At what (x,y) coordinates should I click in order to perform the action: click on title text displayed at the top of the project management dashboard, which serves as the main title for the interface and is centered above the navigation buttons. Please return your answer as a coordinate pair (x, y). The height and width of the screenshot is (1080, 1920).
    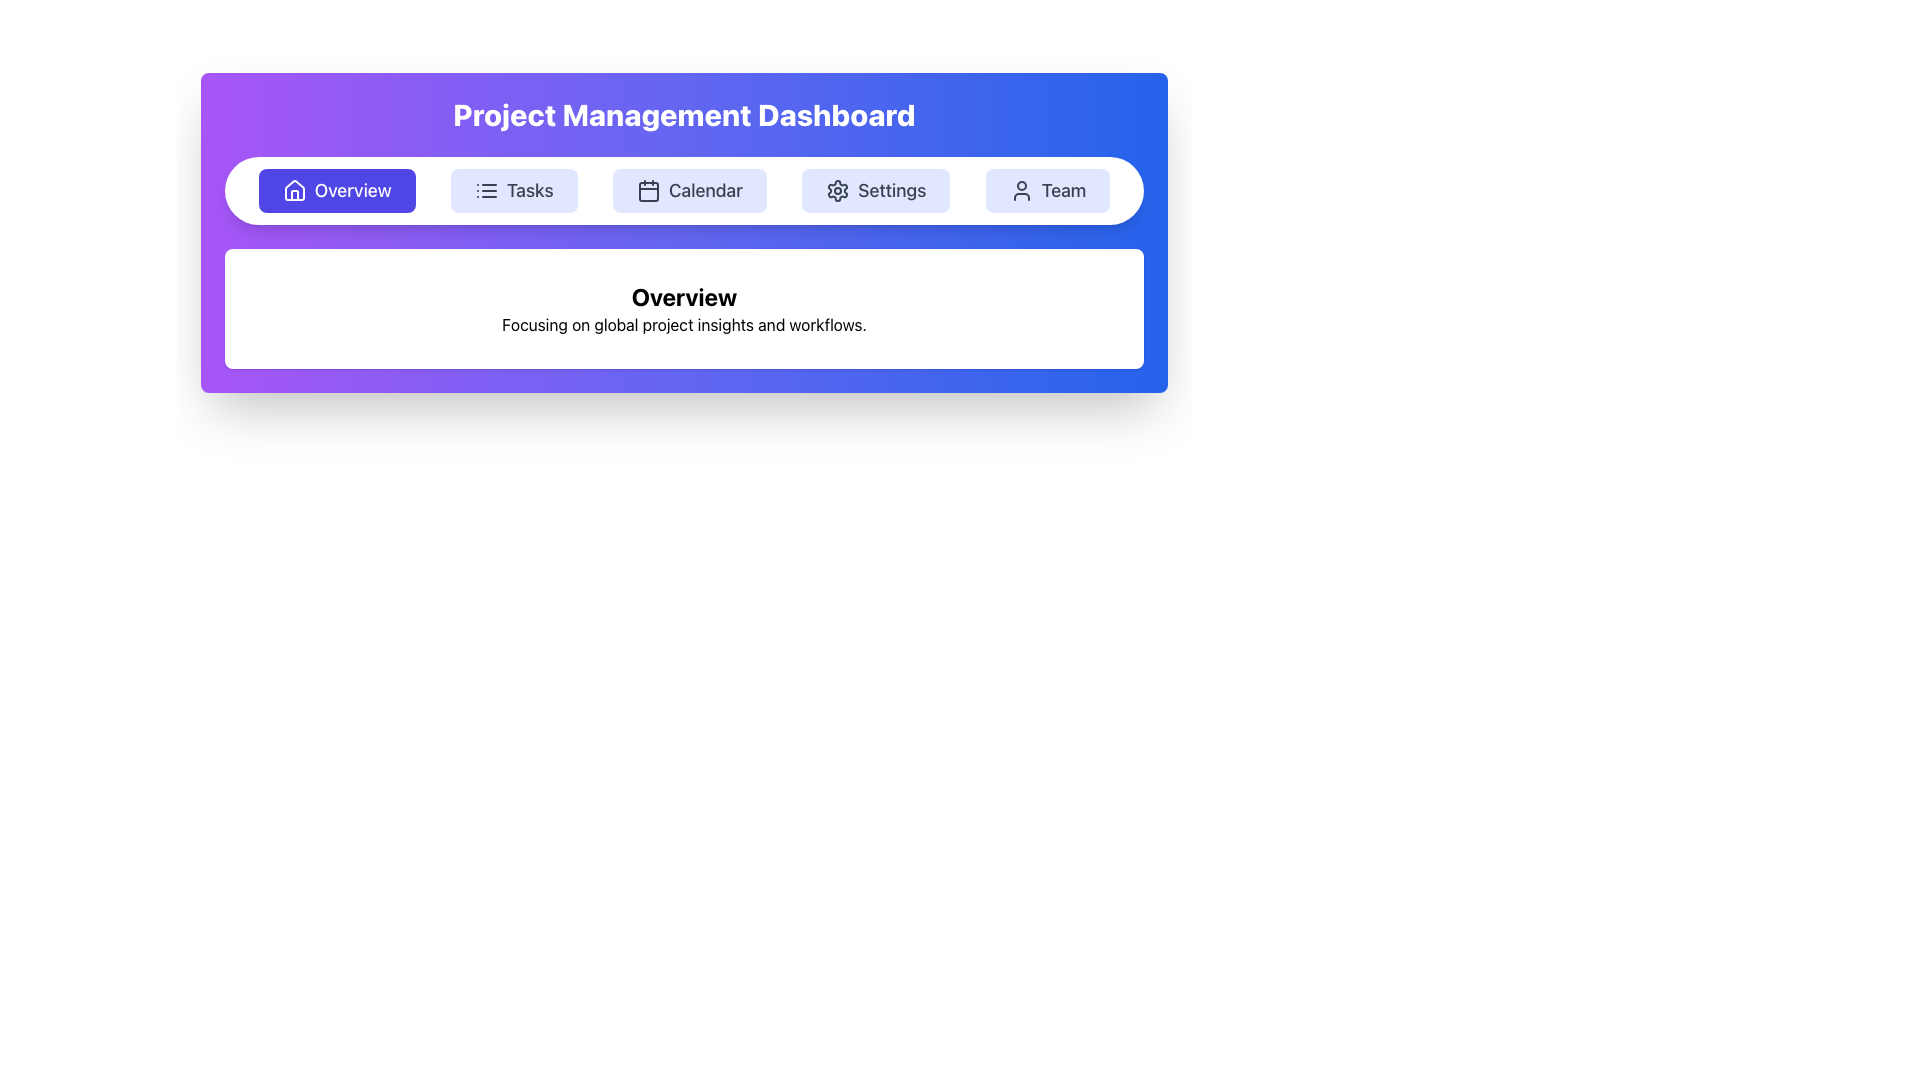
    Looking at the image, I should click on (684, 115).